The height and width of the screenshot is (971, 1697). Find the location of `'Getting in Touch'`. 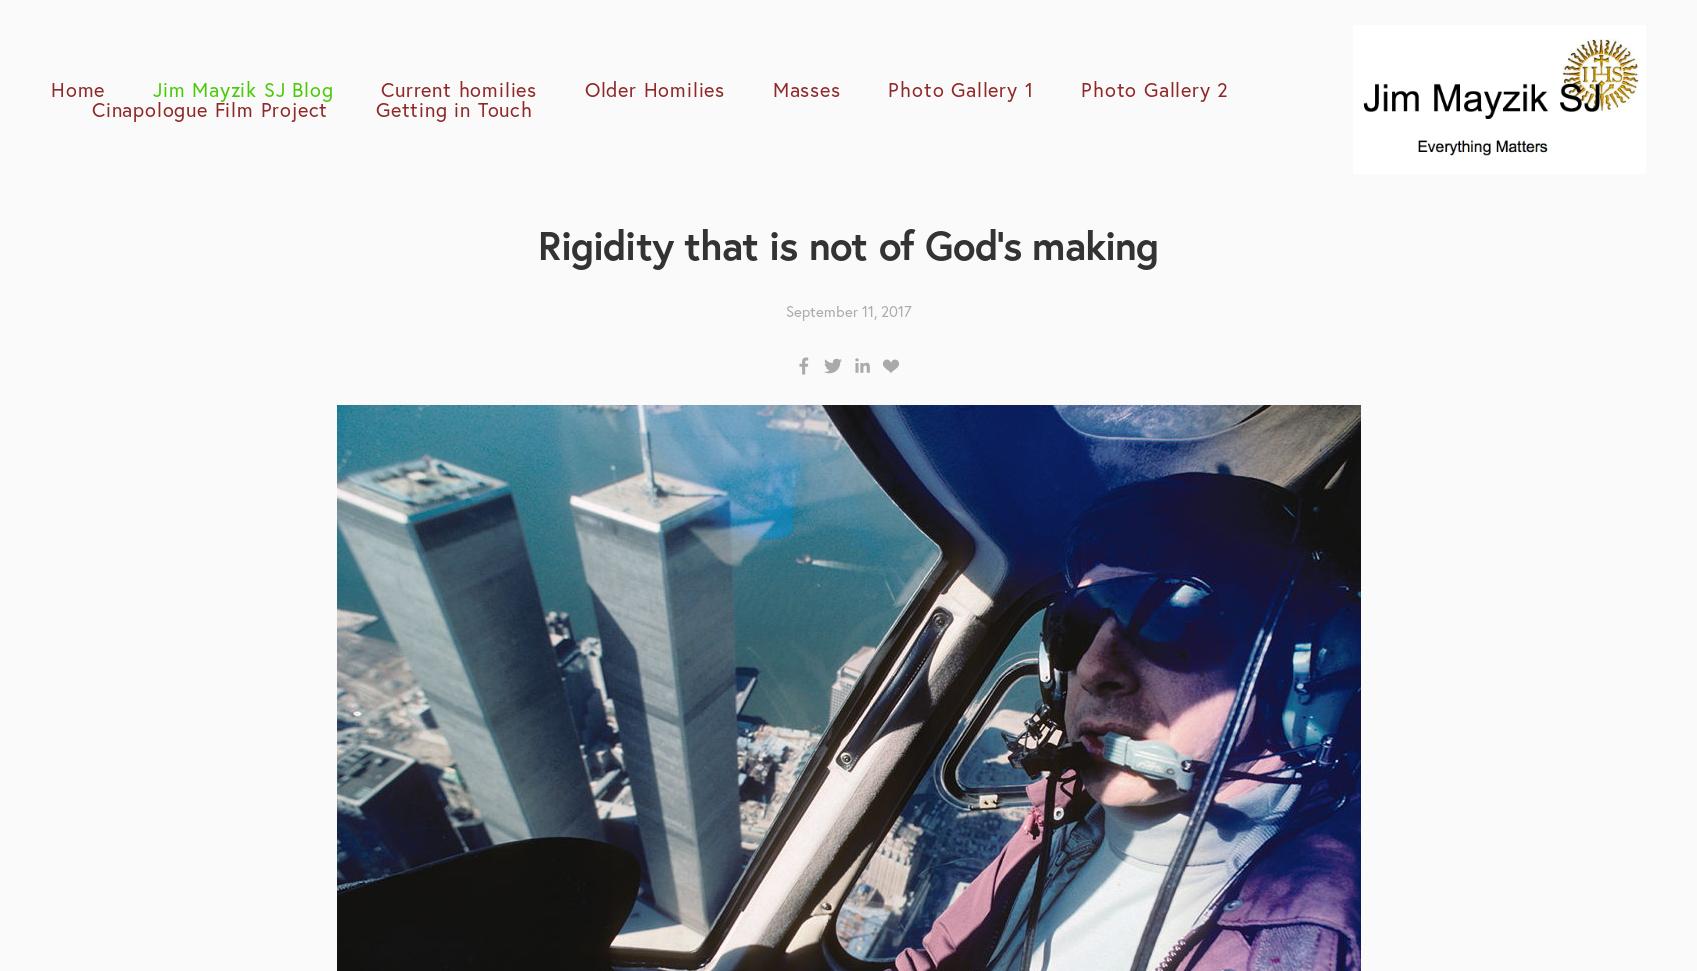

'Getting in Touch' is located at coordinates (452, 108).